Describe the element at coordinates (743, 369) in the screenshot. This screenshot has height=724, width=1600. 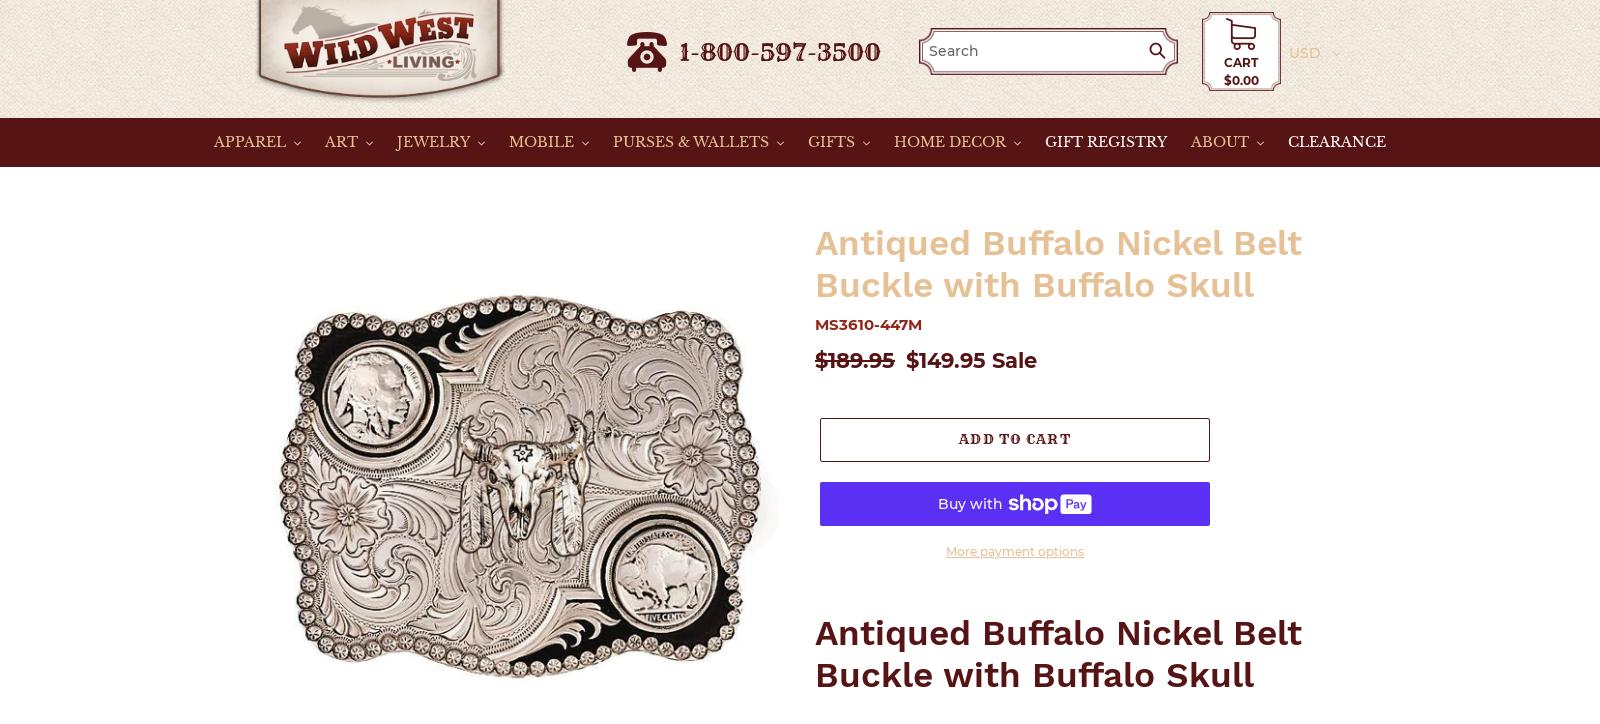
I see `'Are you a New User?'` at that location.